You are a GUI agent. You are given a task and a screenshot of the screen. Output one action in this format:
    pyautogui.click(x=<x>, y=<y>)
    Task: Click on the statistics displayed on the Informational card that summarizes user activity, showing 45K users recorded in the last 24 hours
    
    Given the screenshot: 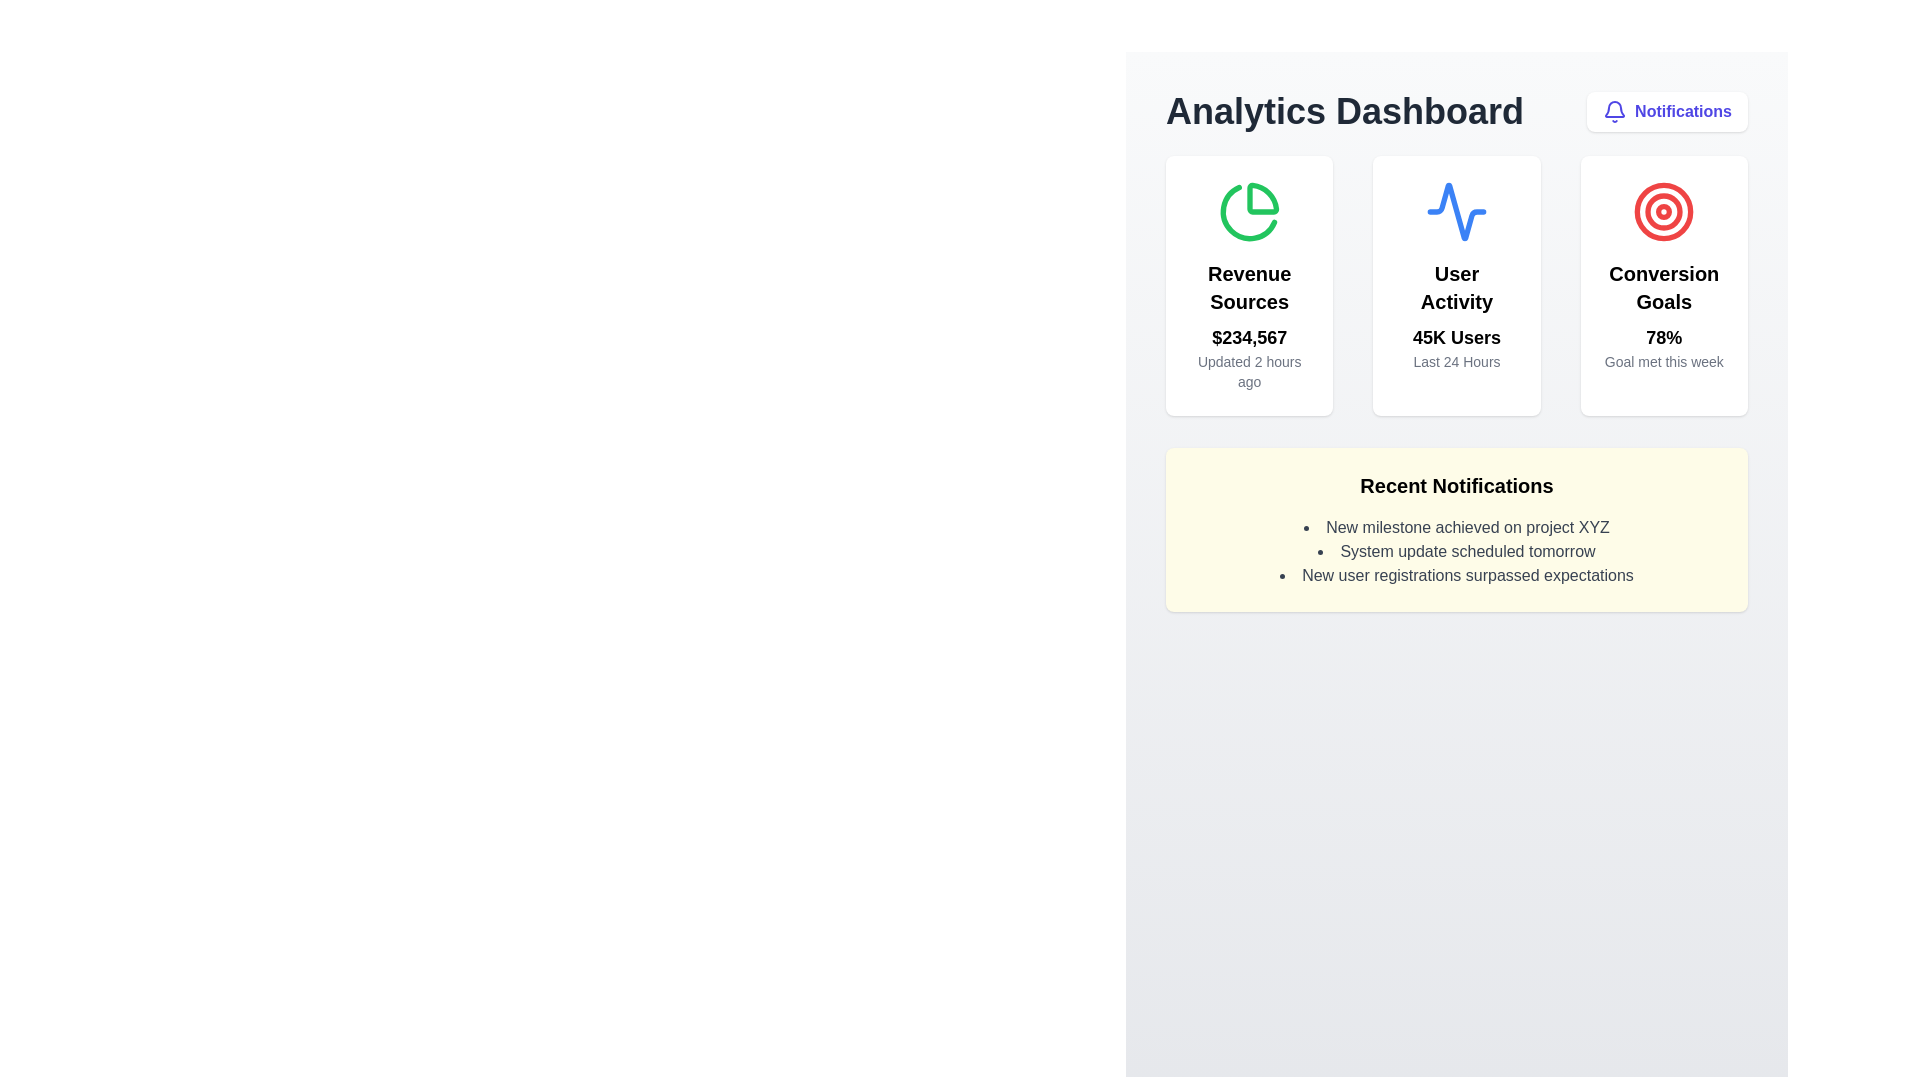 What is the action you would take?
    pyautogui.click(x=1456, y=285)
    